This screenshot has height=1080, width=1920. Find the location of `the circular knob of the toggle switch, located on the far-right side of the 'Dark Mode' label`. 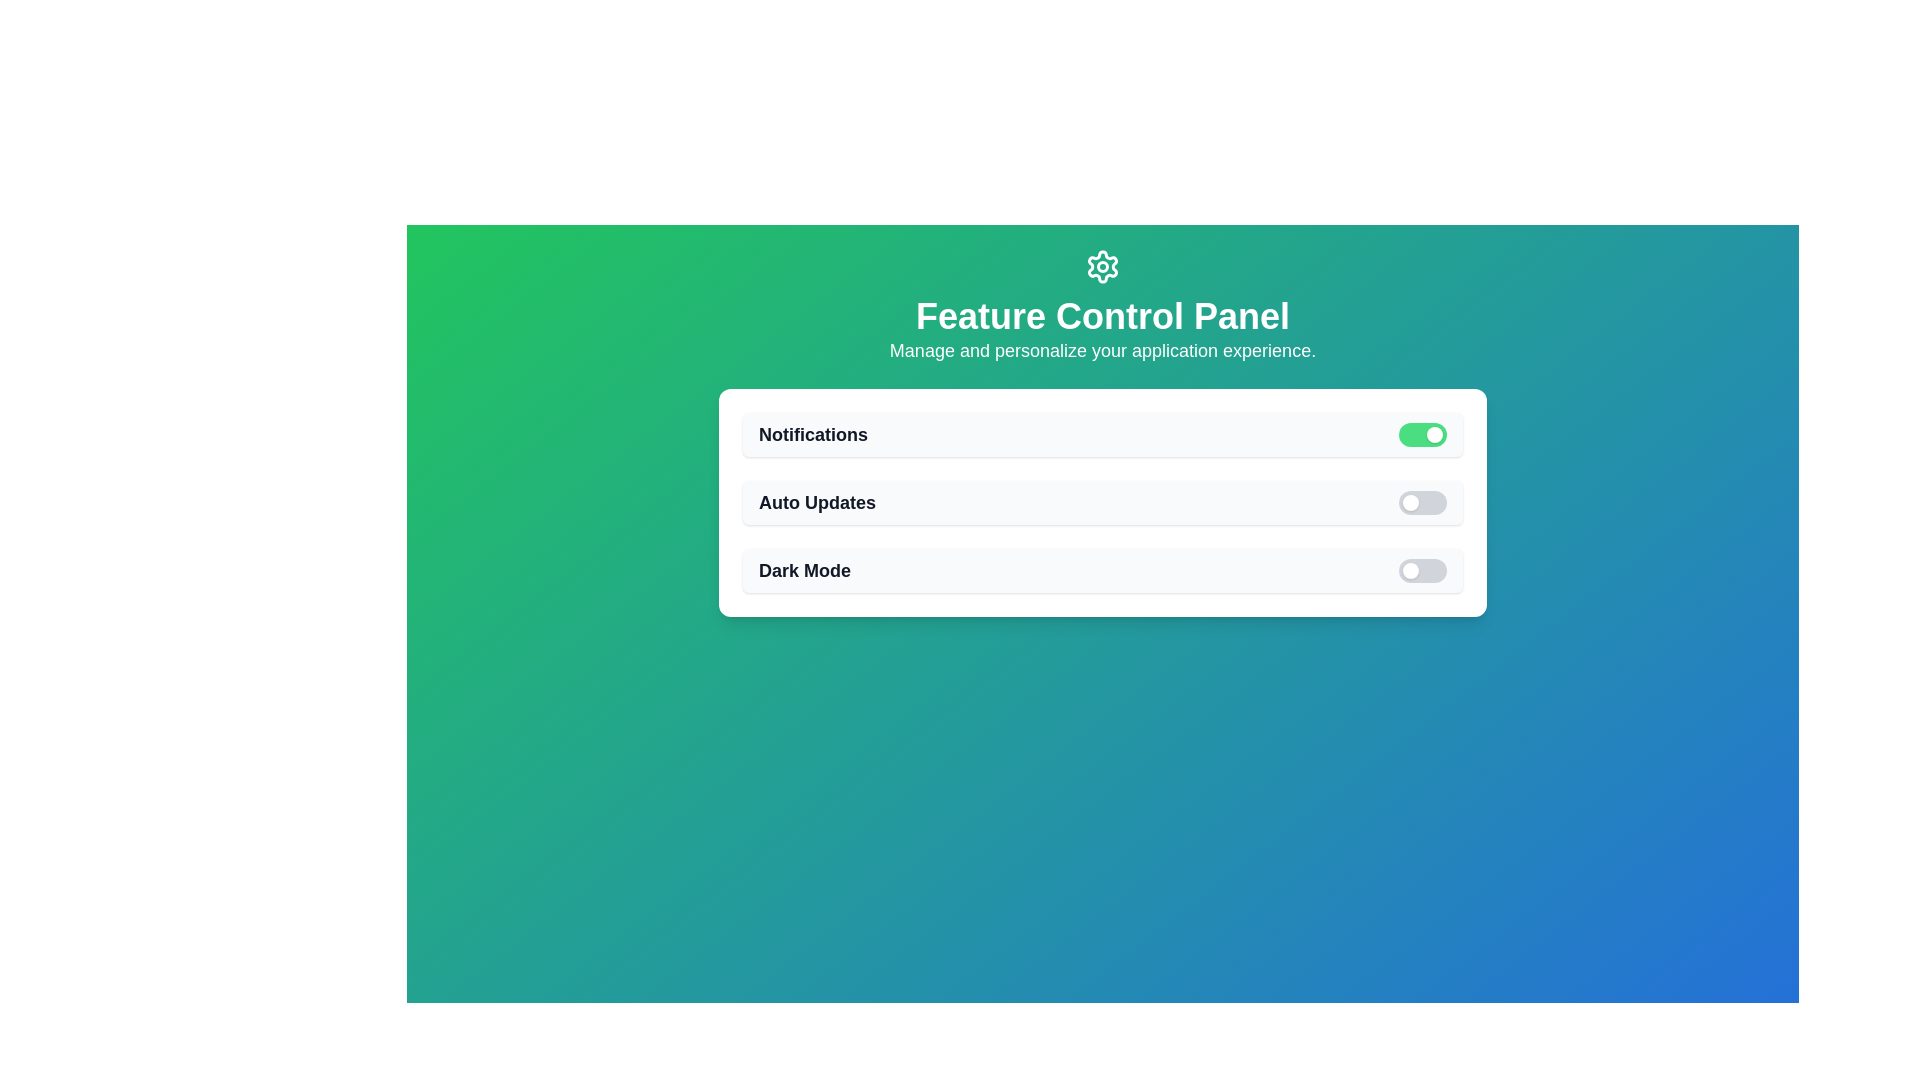

the circular knob of the toggle switch, located on the far-right side of the 'Dark Mode' label is located at coordinates (1421, 570).